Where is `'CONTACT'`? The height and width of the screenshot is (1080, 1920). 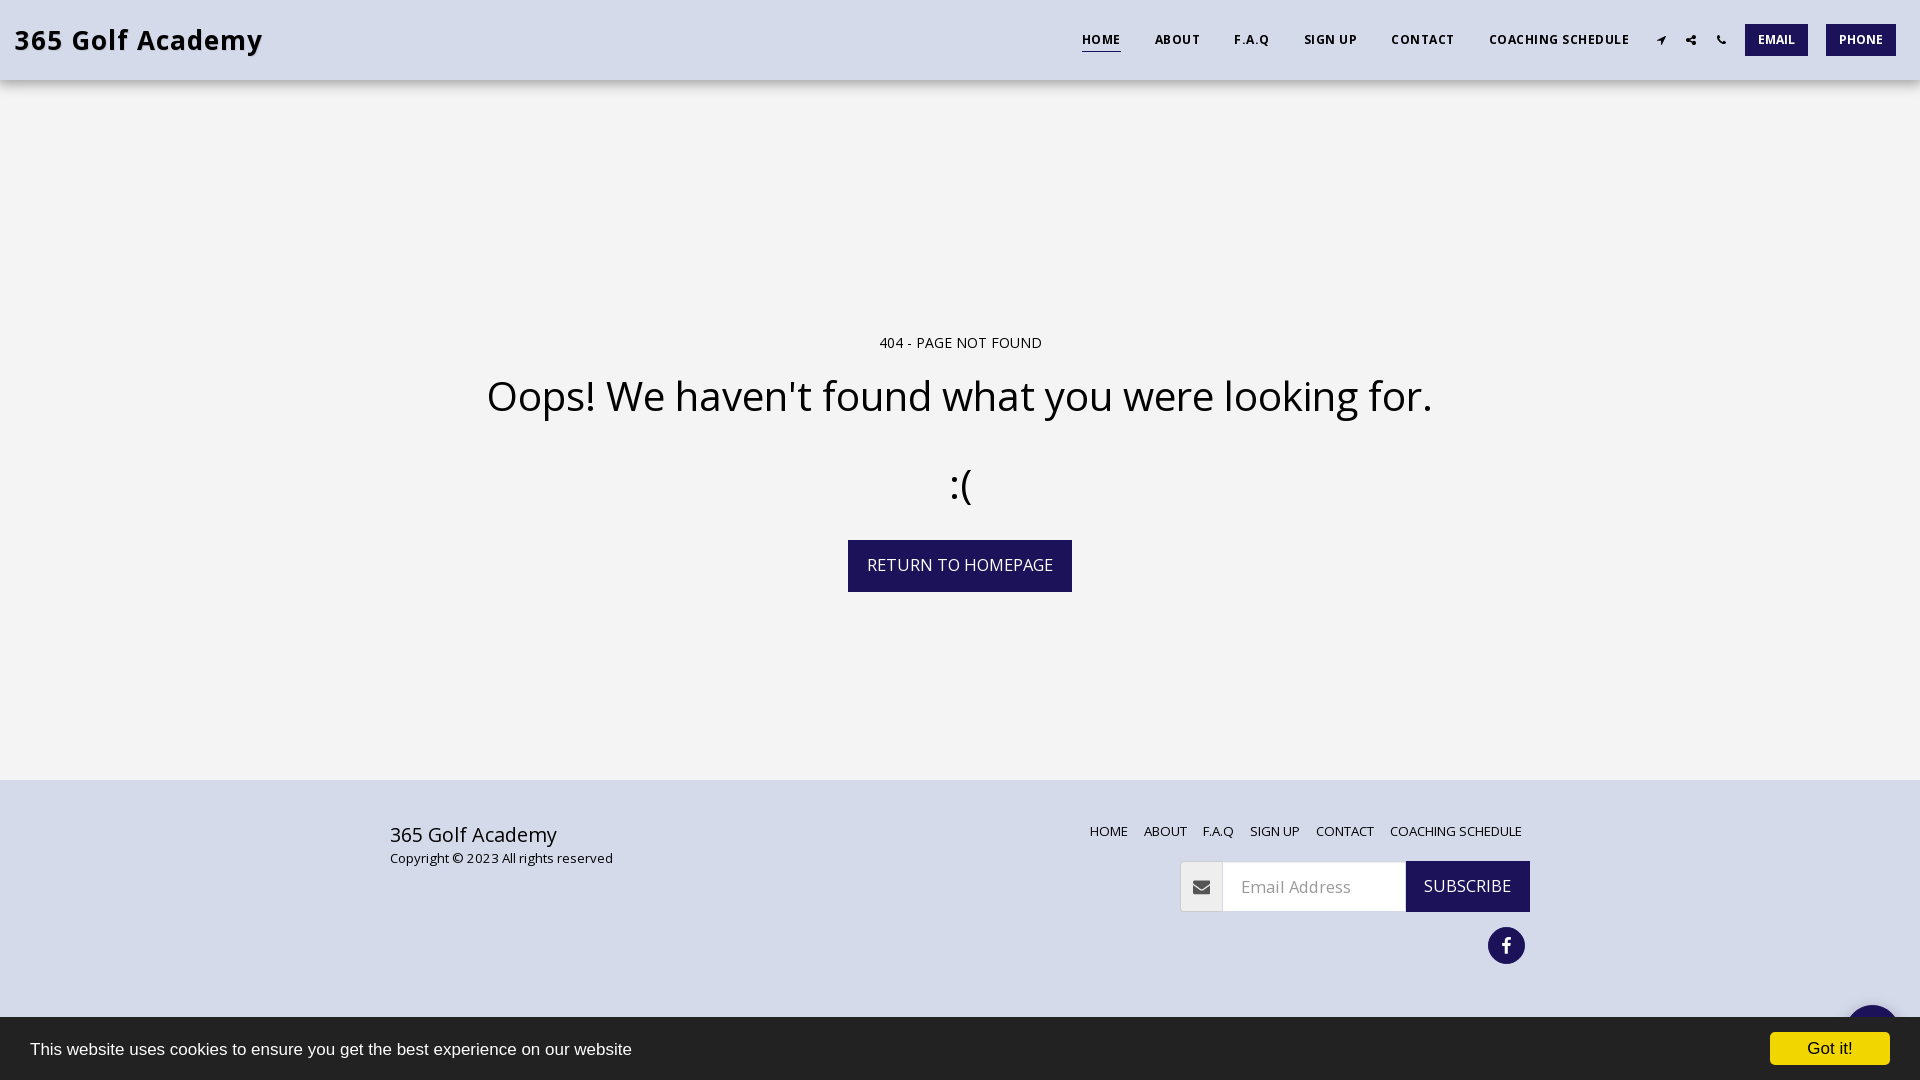 'CONTACT' is located at coordinates (1344, 830).